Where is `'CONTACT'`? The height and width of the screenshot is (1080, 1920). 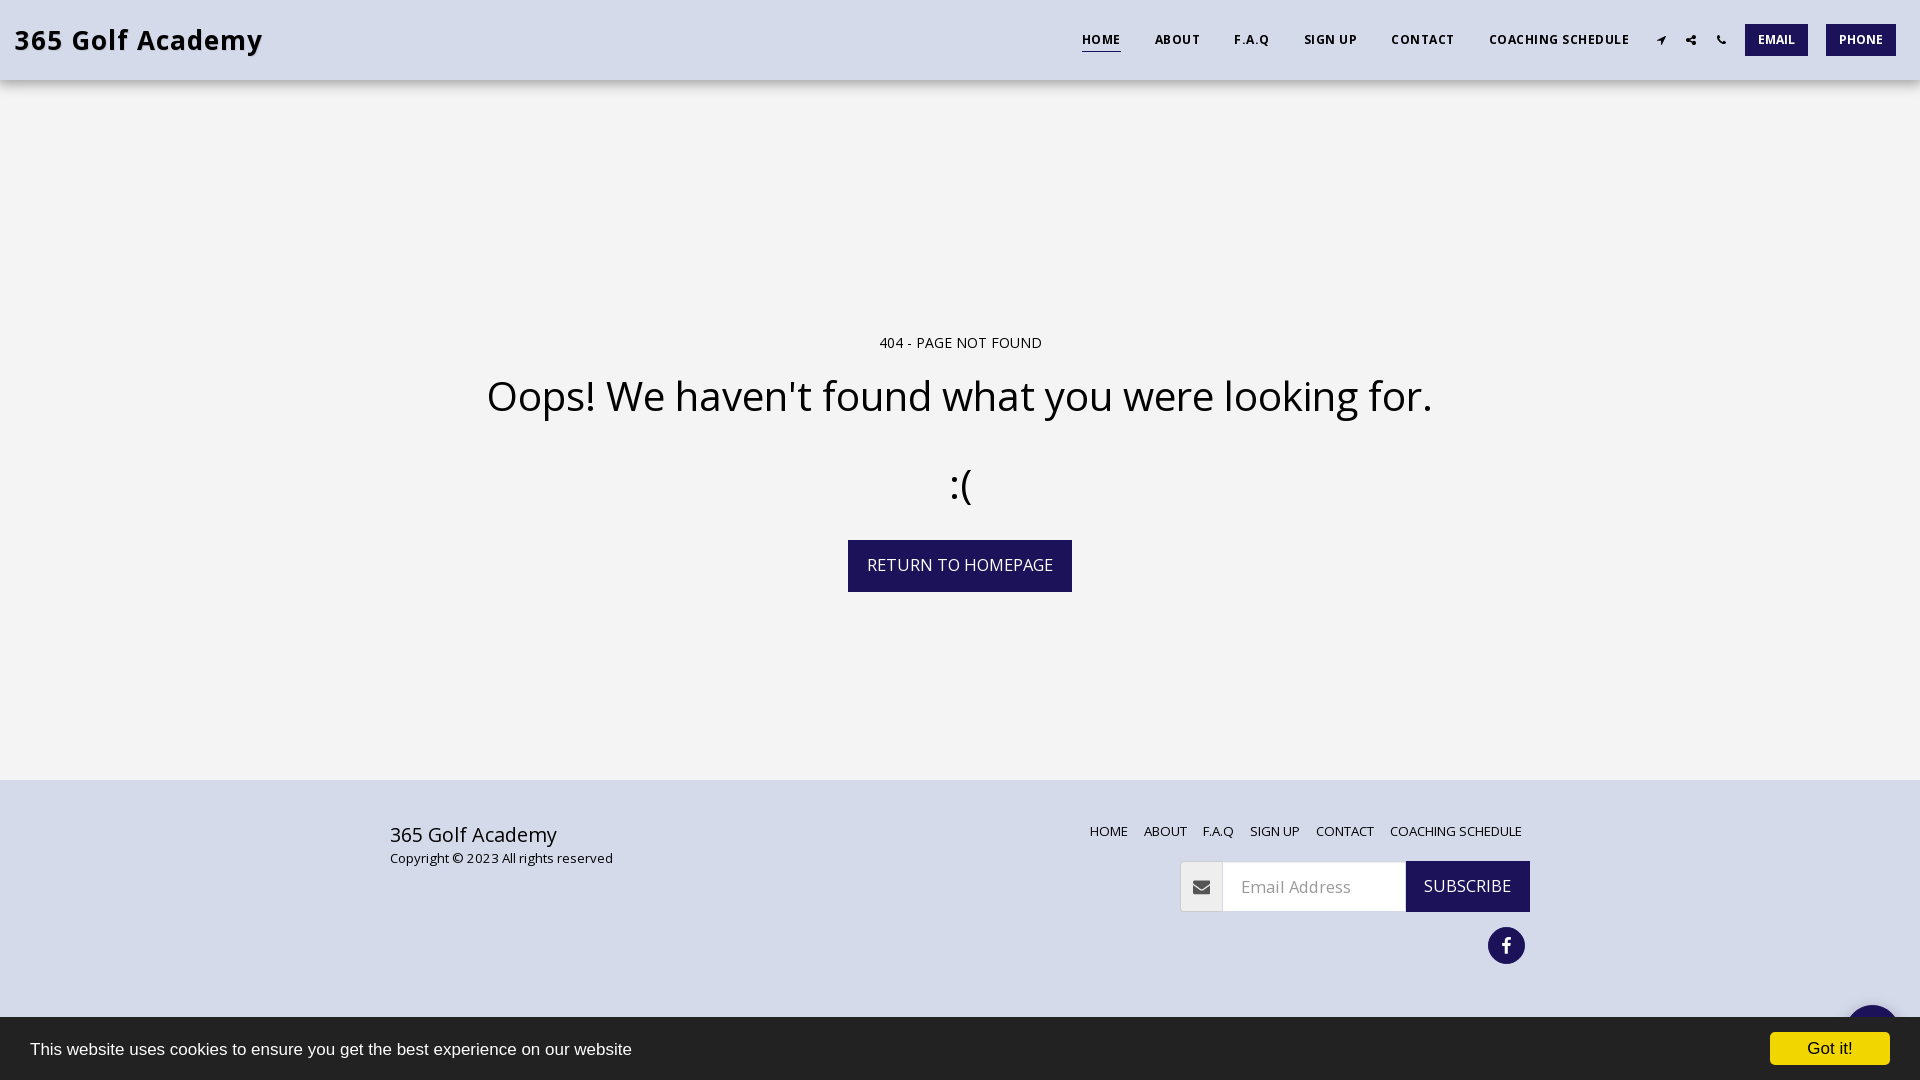 'CONTACT' is located at coordinates (1344, 830).